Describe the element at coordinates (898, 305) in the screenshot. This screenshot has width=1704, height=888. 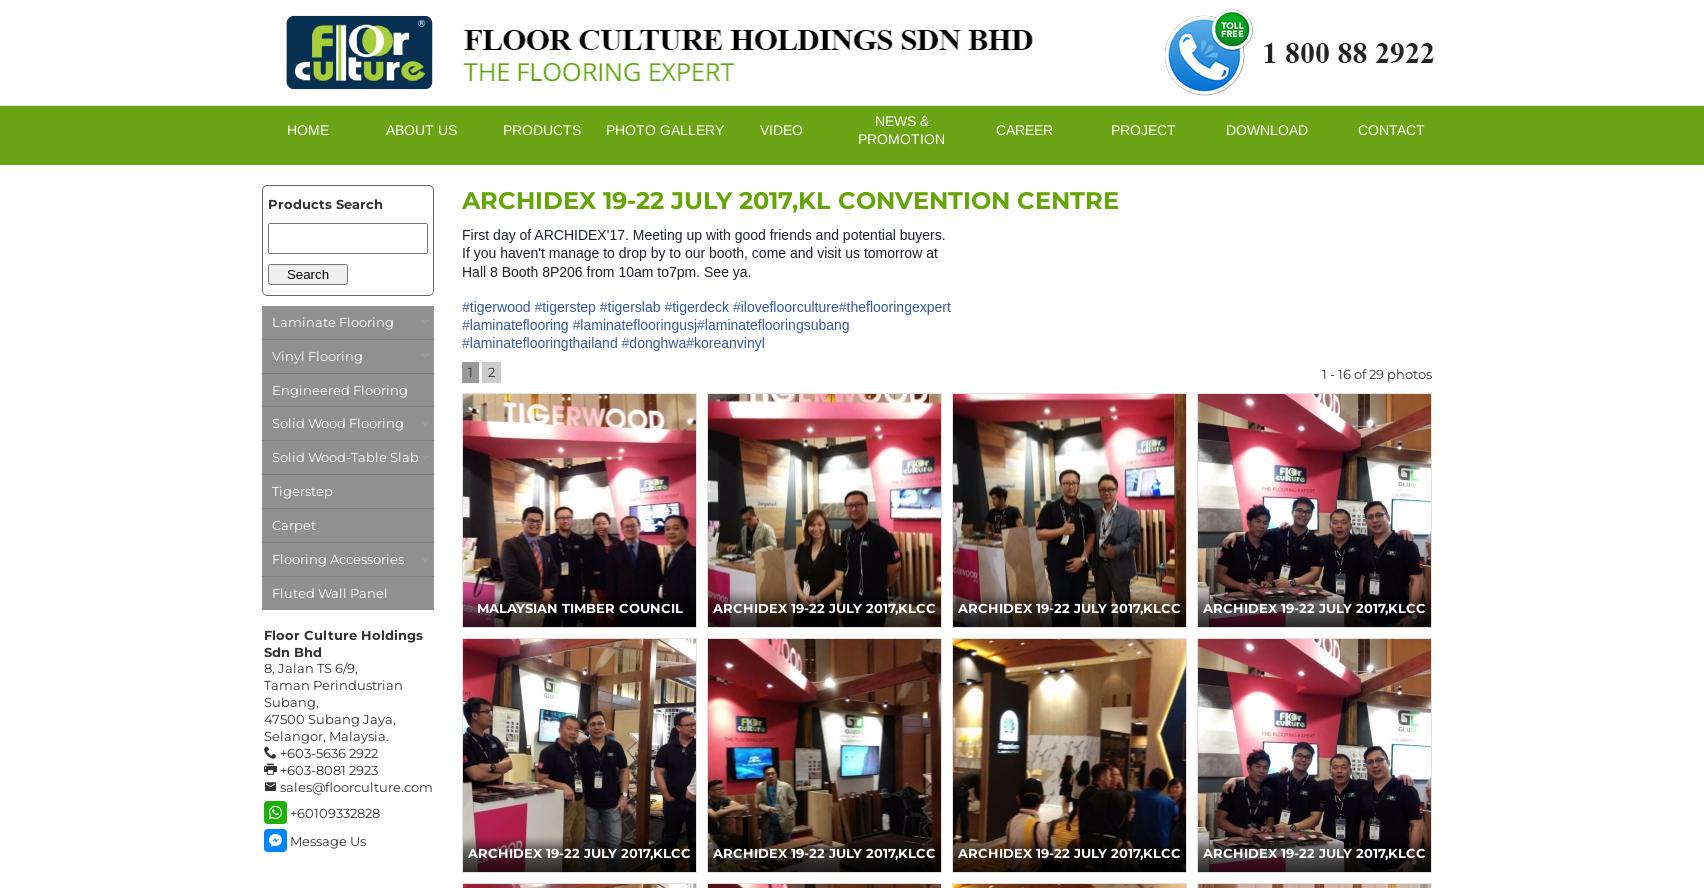
I see `'theflooringexpert'` at that location.